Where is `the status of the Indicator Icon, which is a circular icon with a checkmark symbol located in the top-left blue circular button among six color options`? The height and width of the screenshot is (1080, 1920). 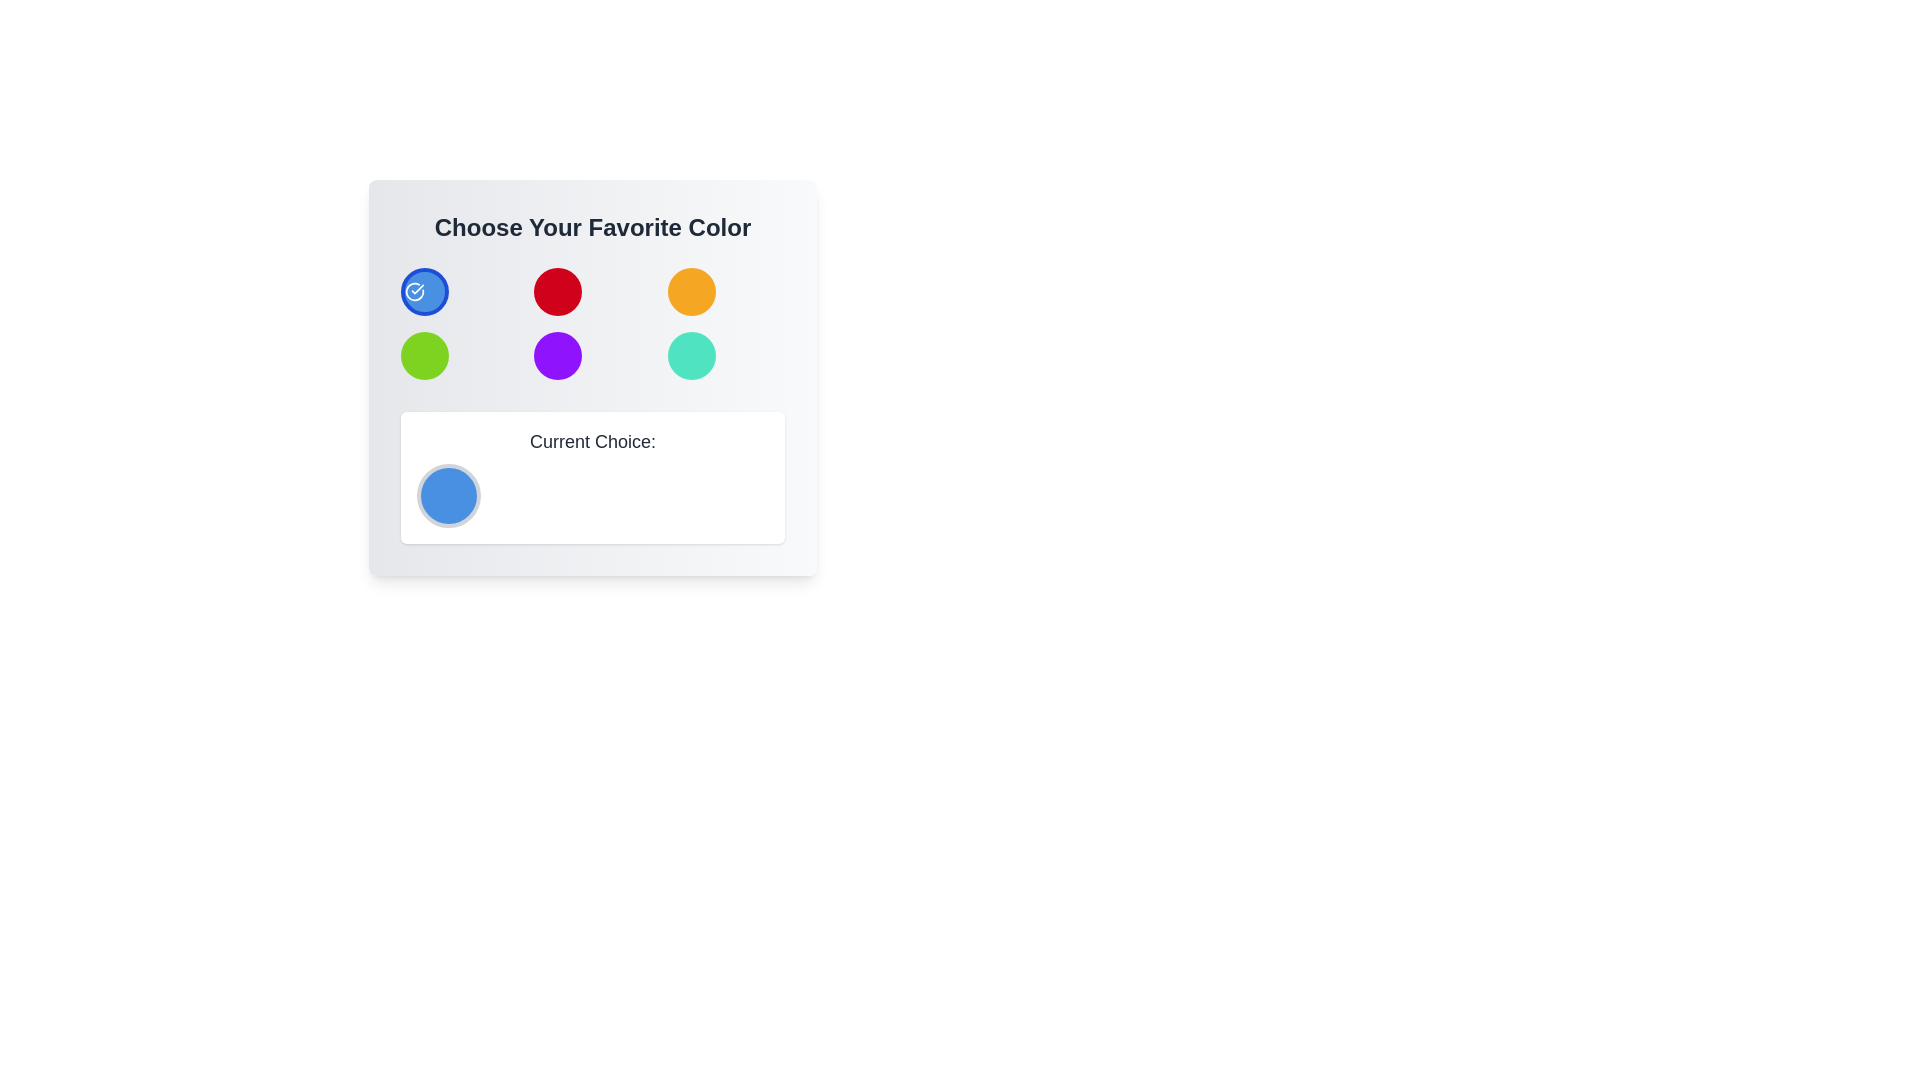
the status of the Indicator Icon, which is a circular icon with a checkmark symbol located in the top-left blue circular button among six color options is located at coordinates (413, 292).